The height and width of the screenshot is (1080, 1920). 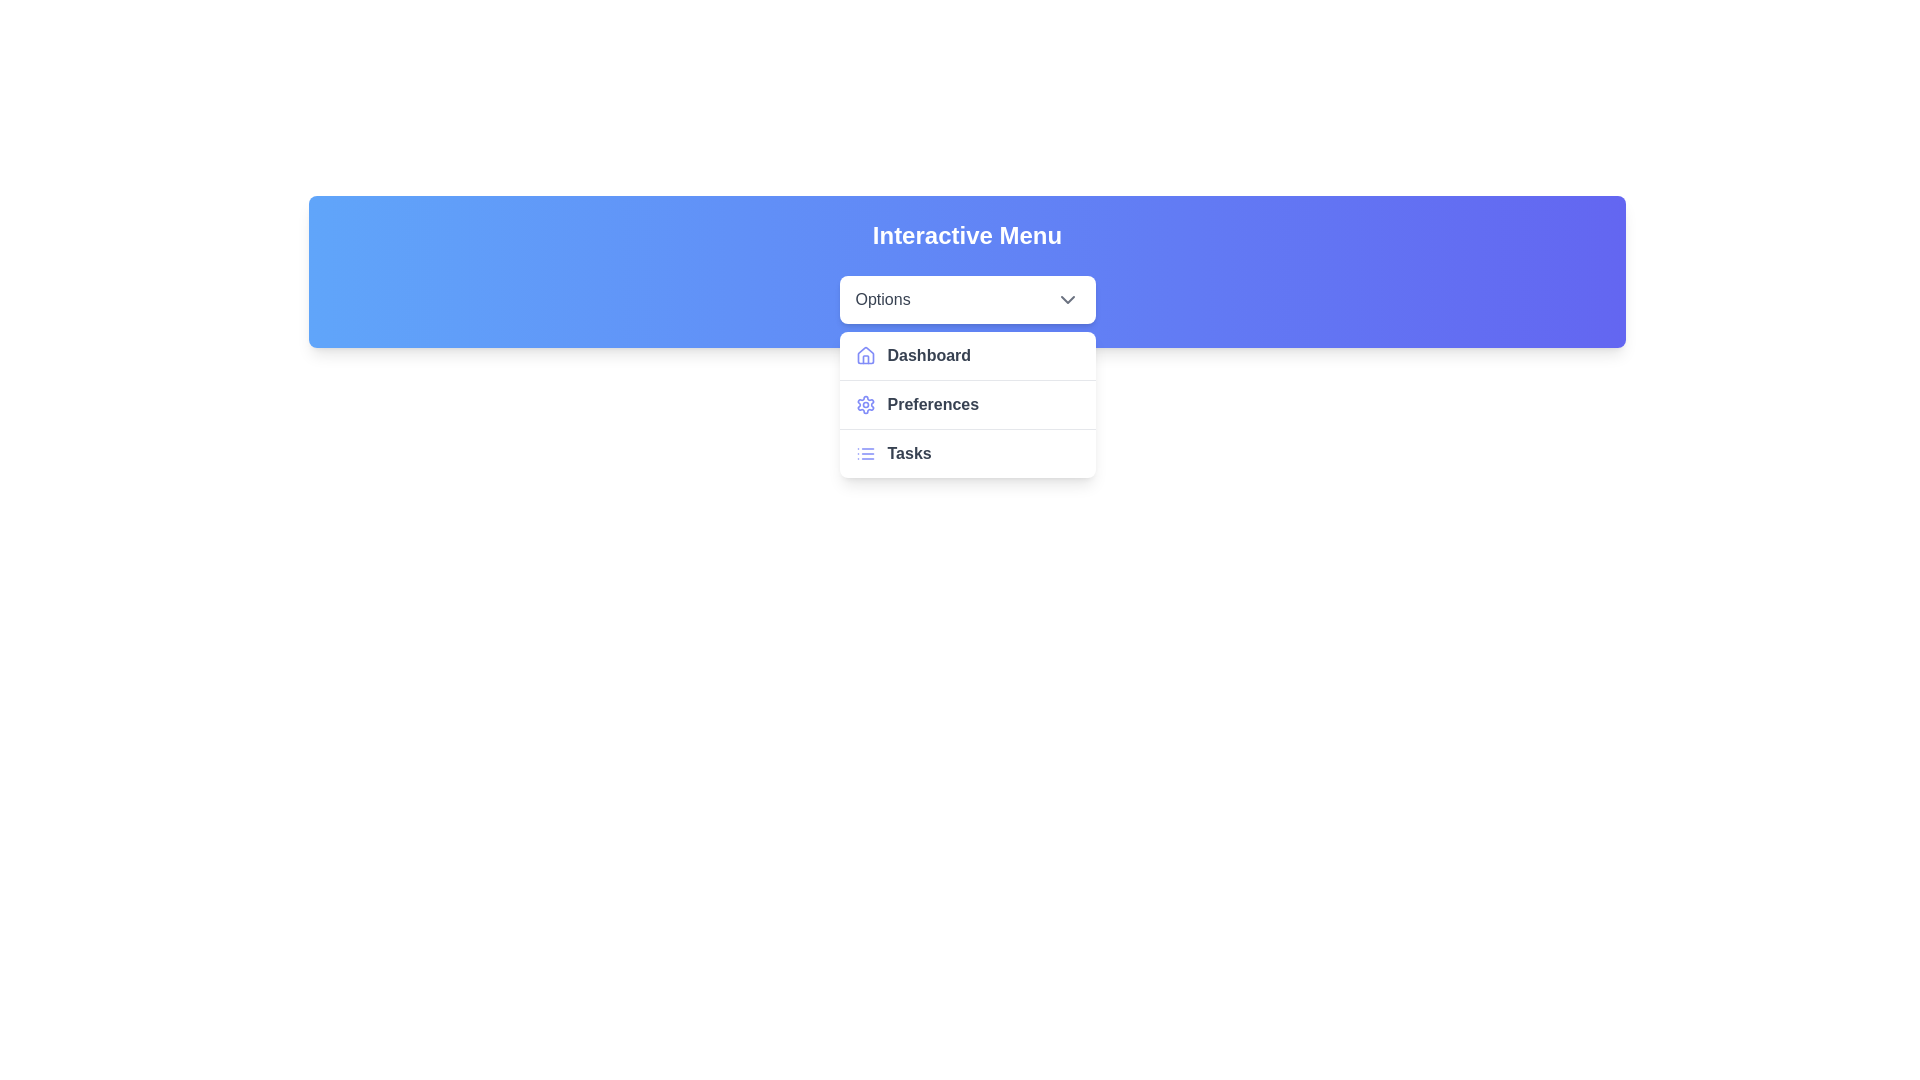 What do you see at coordinates (865, 405) in the screenshot?
I see `the settings icon located at the top bar of the interface` at bounding box center [865, 405].